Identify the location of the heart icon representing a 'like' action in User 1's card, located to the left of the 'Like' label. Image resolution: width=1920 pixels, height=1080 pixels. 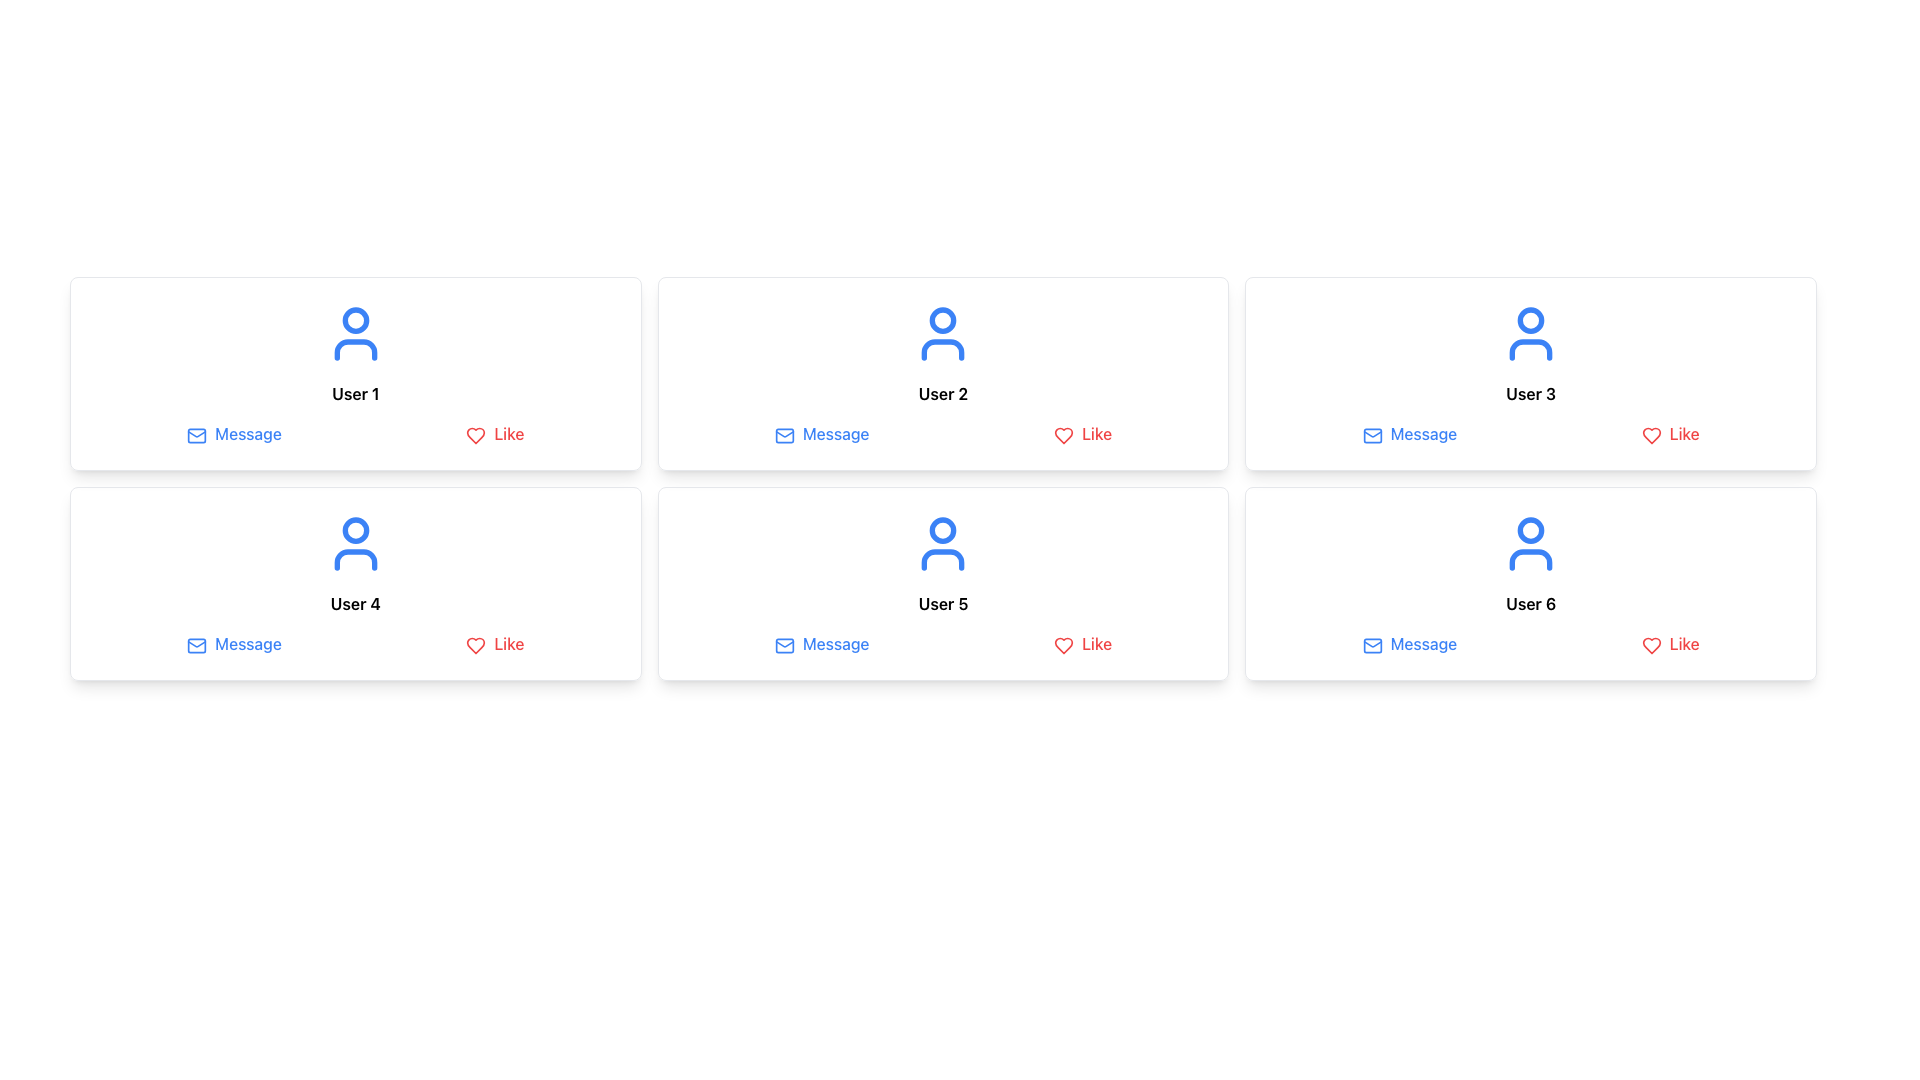
(475, 434).